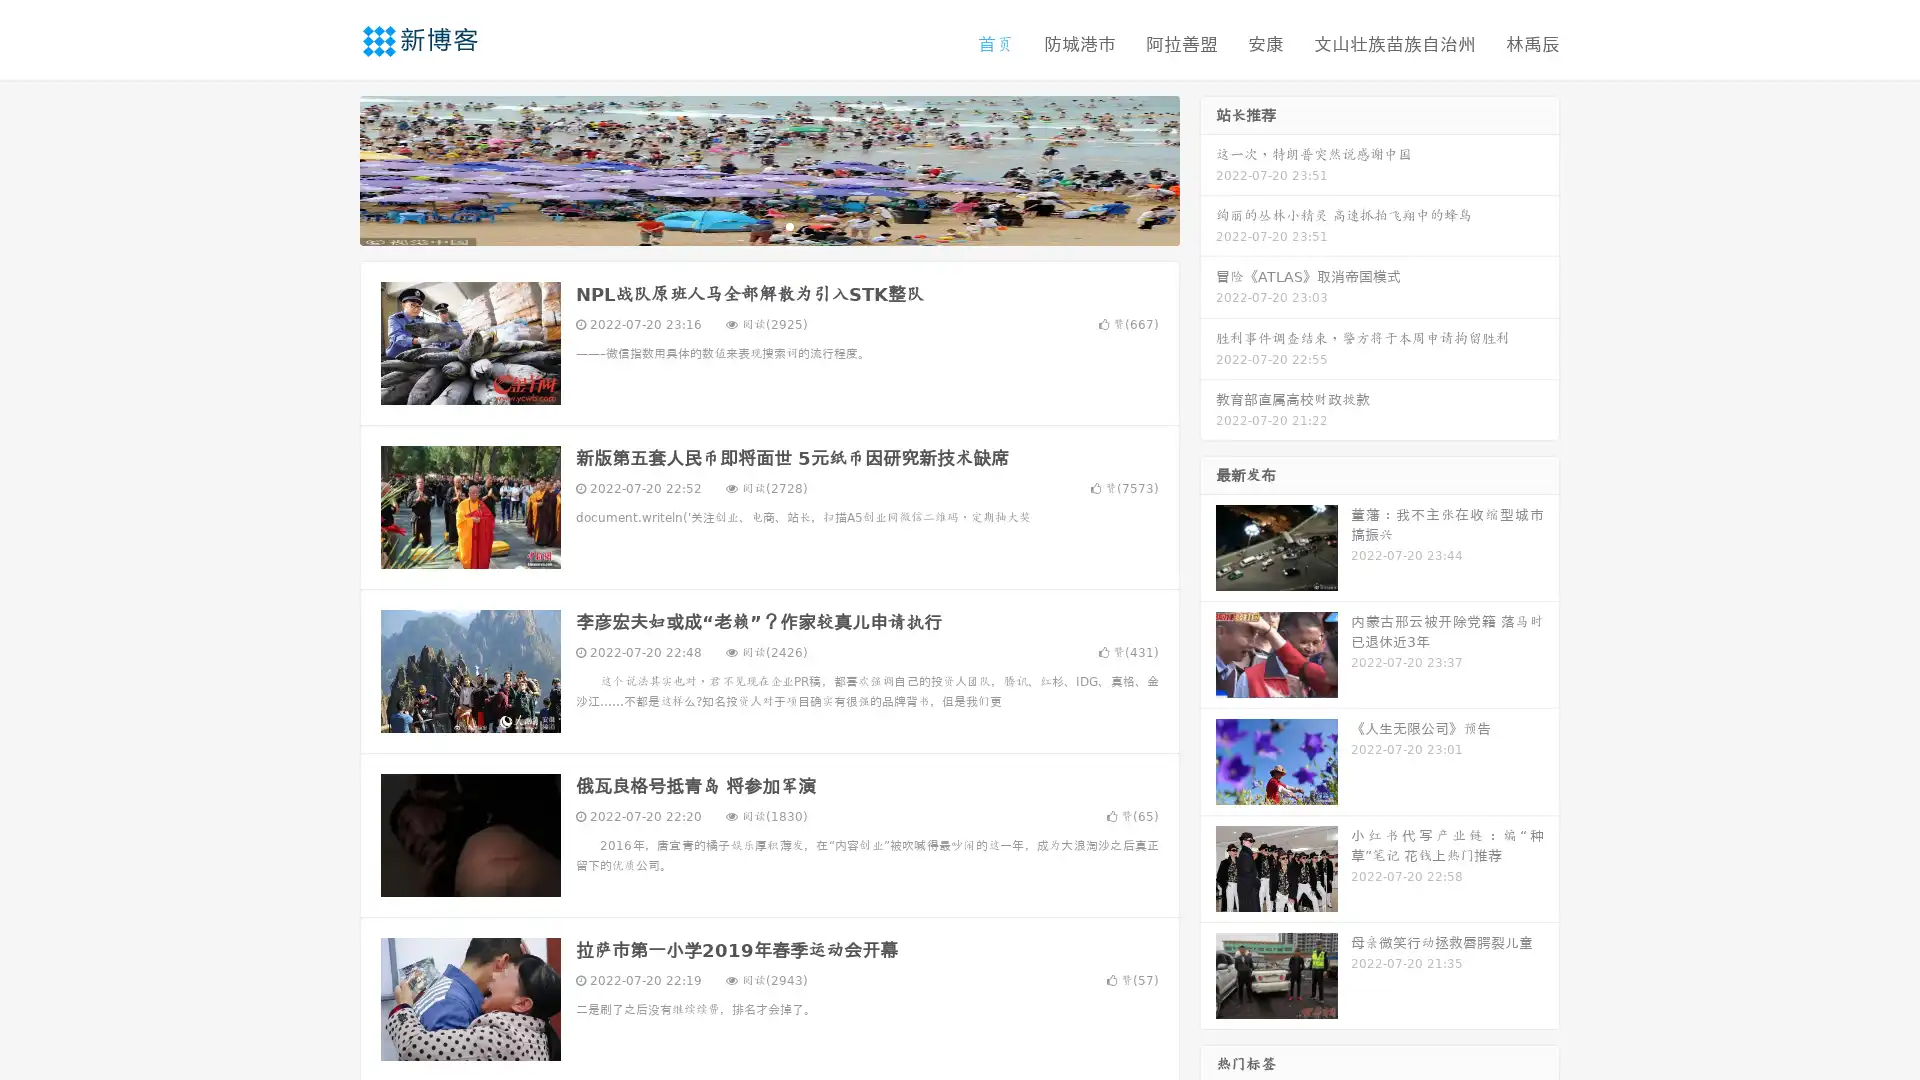 Image resolution: width=1920 pixels, height=1080 pixels. I want to click on Previous slide, so click(330, 168).